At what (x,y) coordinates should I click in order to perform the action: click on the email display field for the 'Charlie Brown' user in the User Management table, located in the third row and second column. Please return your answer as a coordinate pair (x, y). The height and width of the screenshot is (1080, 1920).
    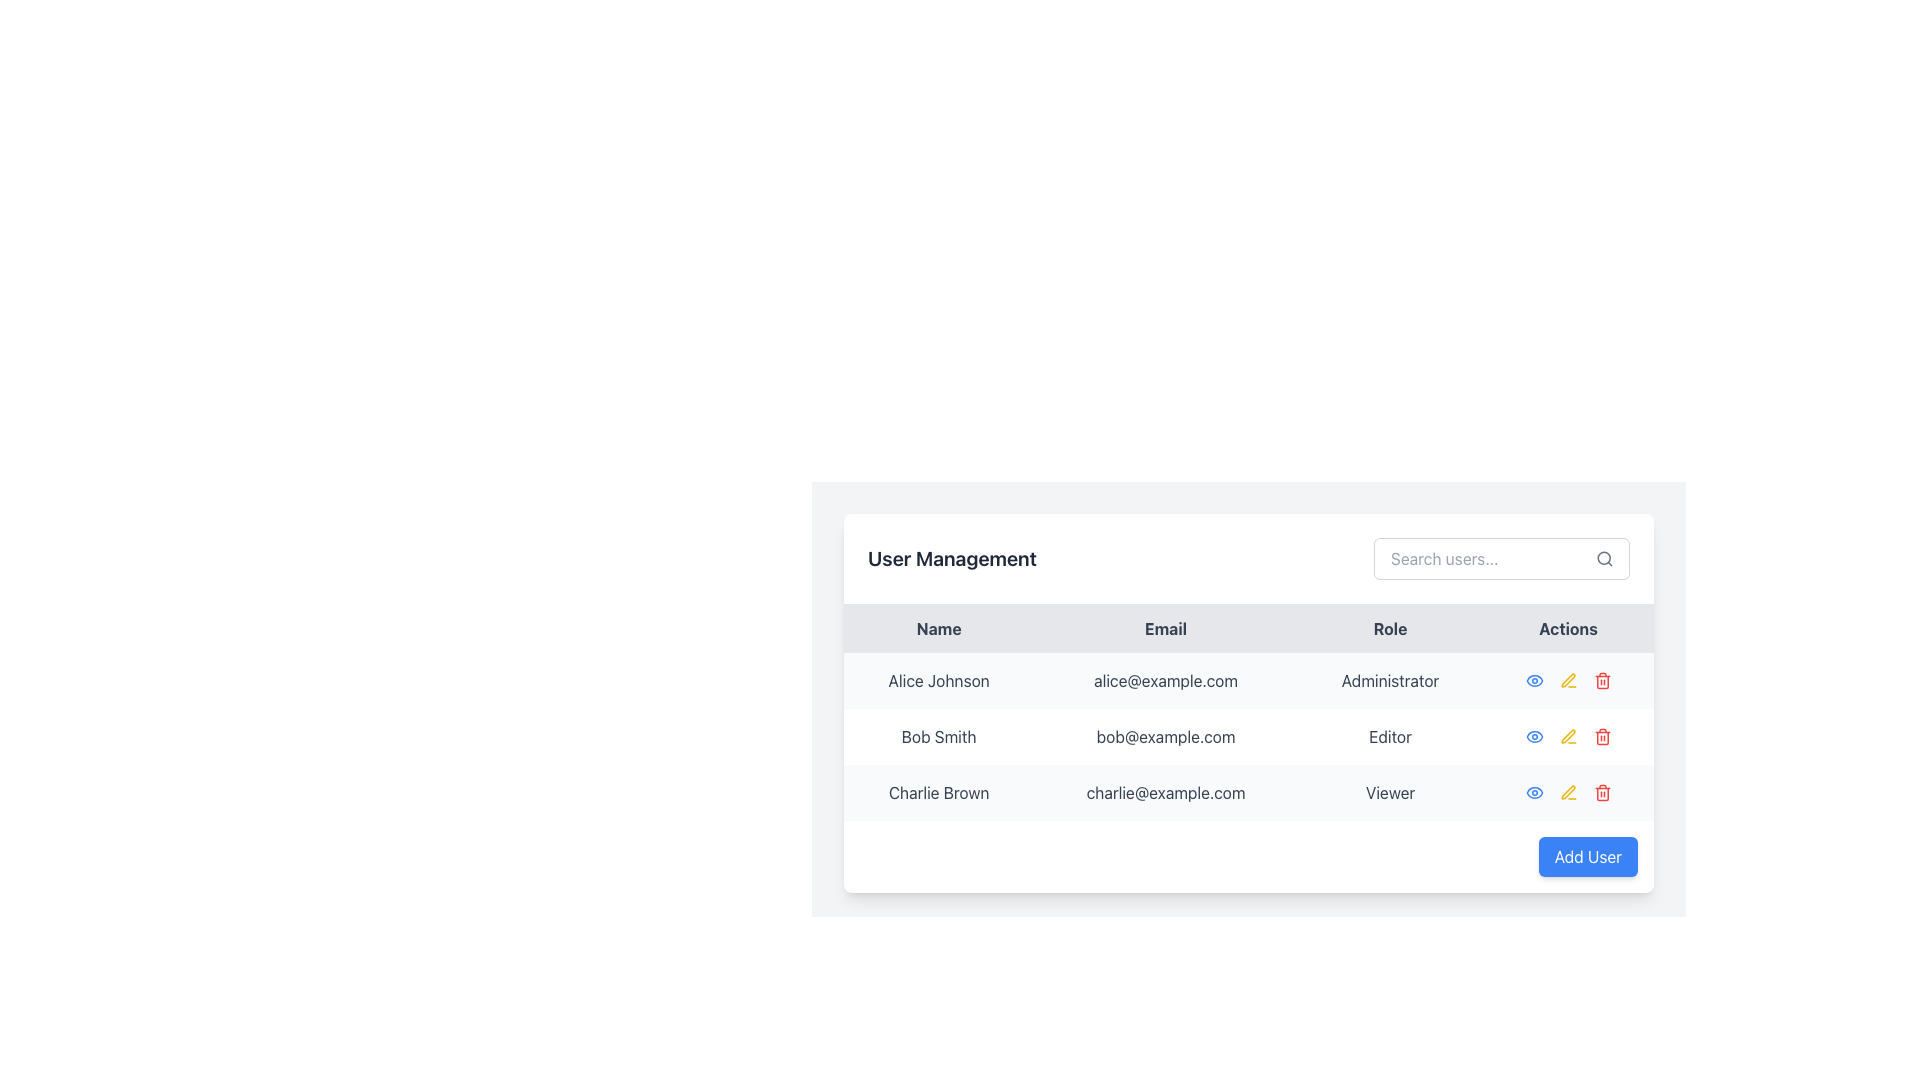
    Looking at the image, I should click on (1166, 792).